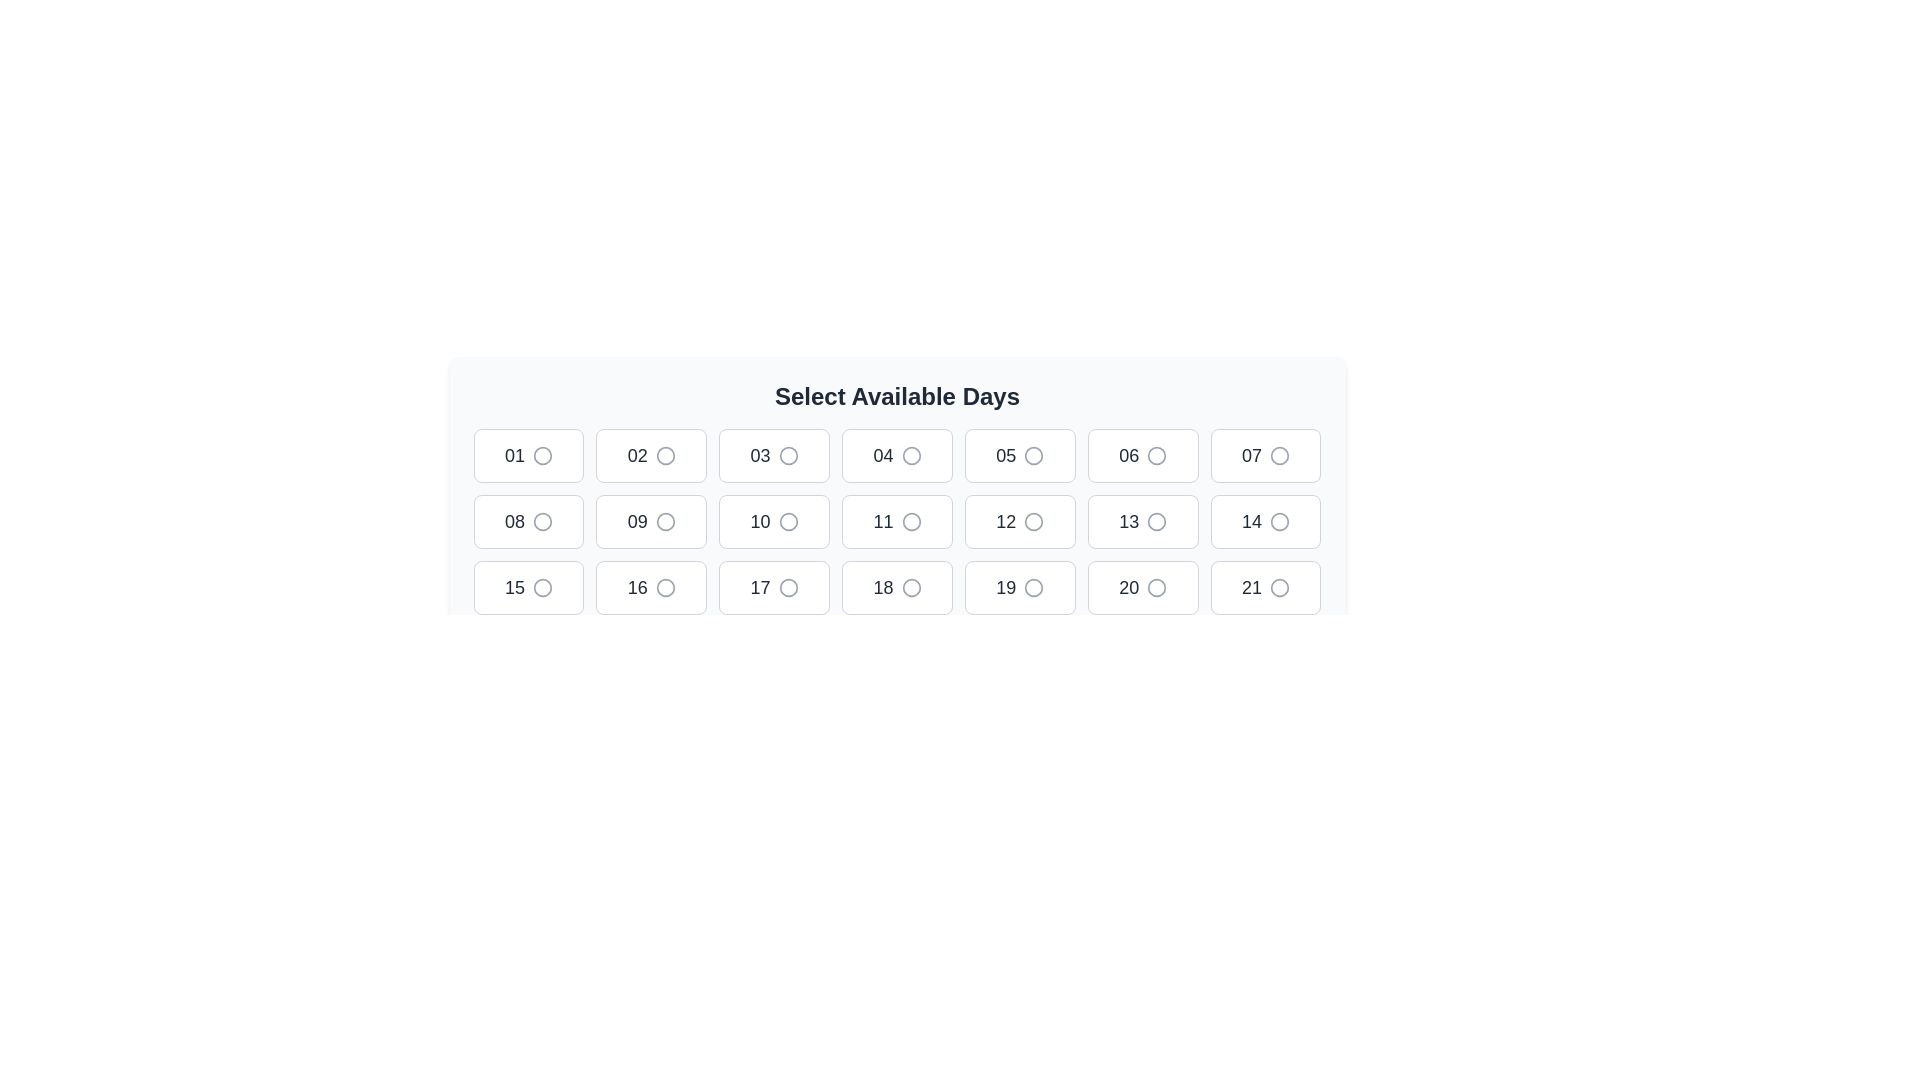  What do you see at coordinates (665, 586) in the screenshot?
I see `the radio button styled as a small circular icon with a gray outline, positioned next to the number '16'` at bounding box center [665, 586].